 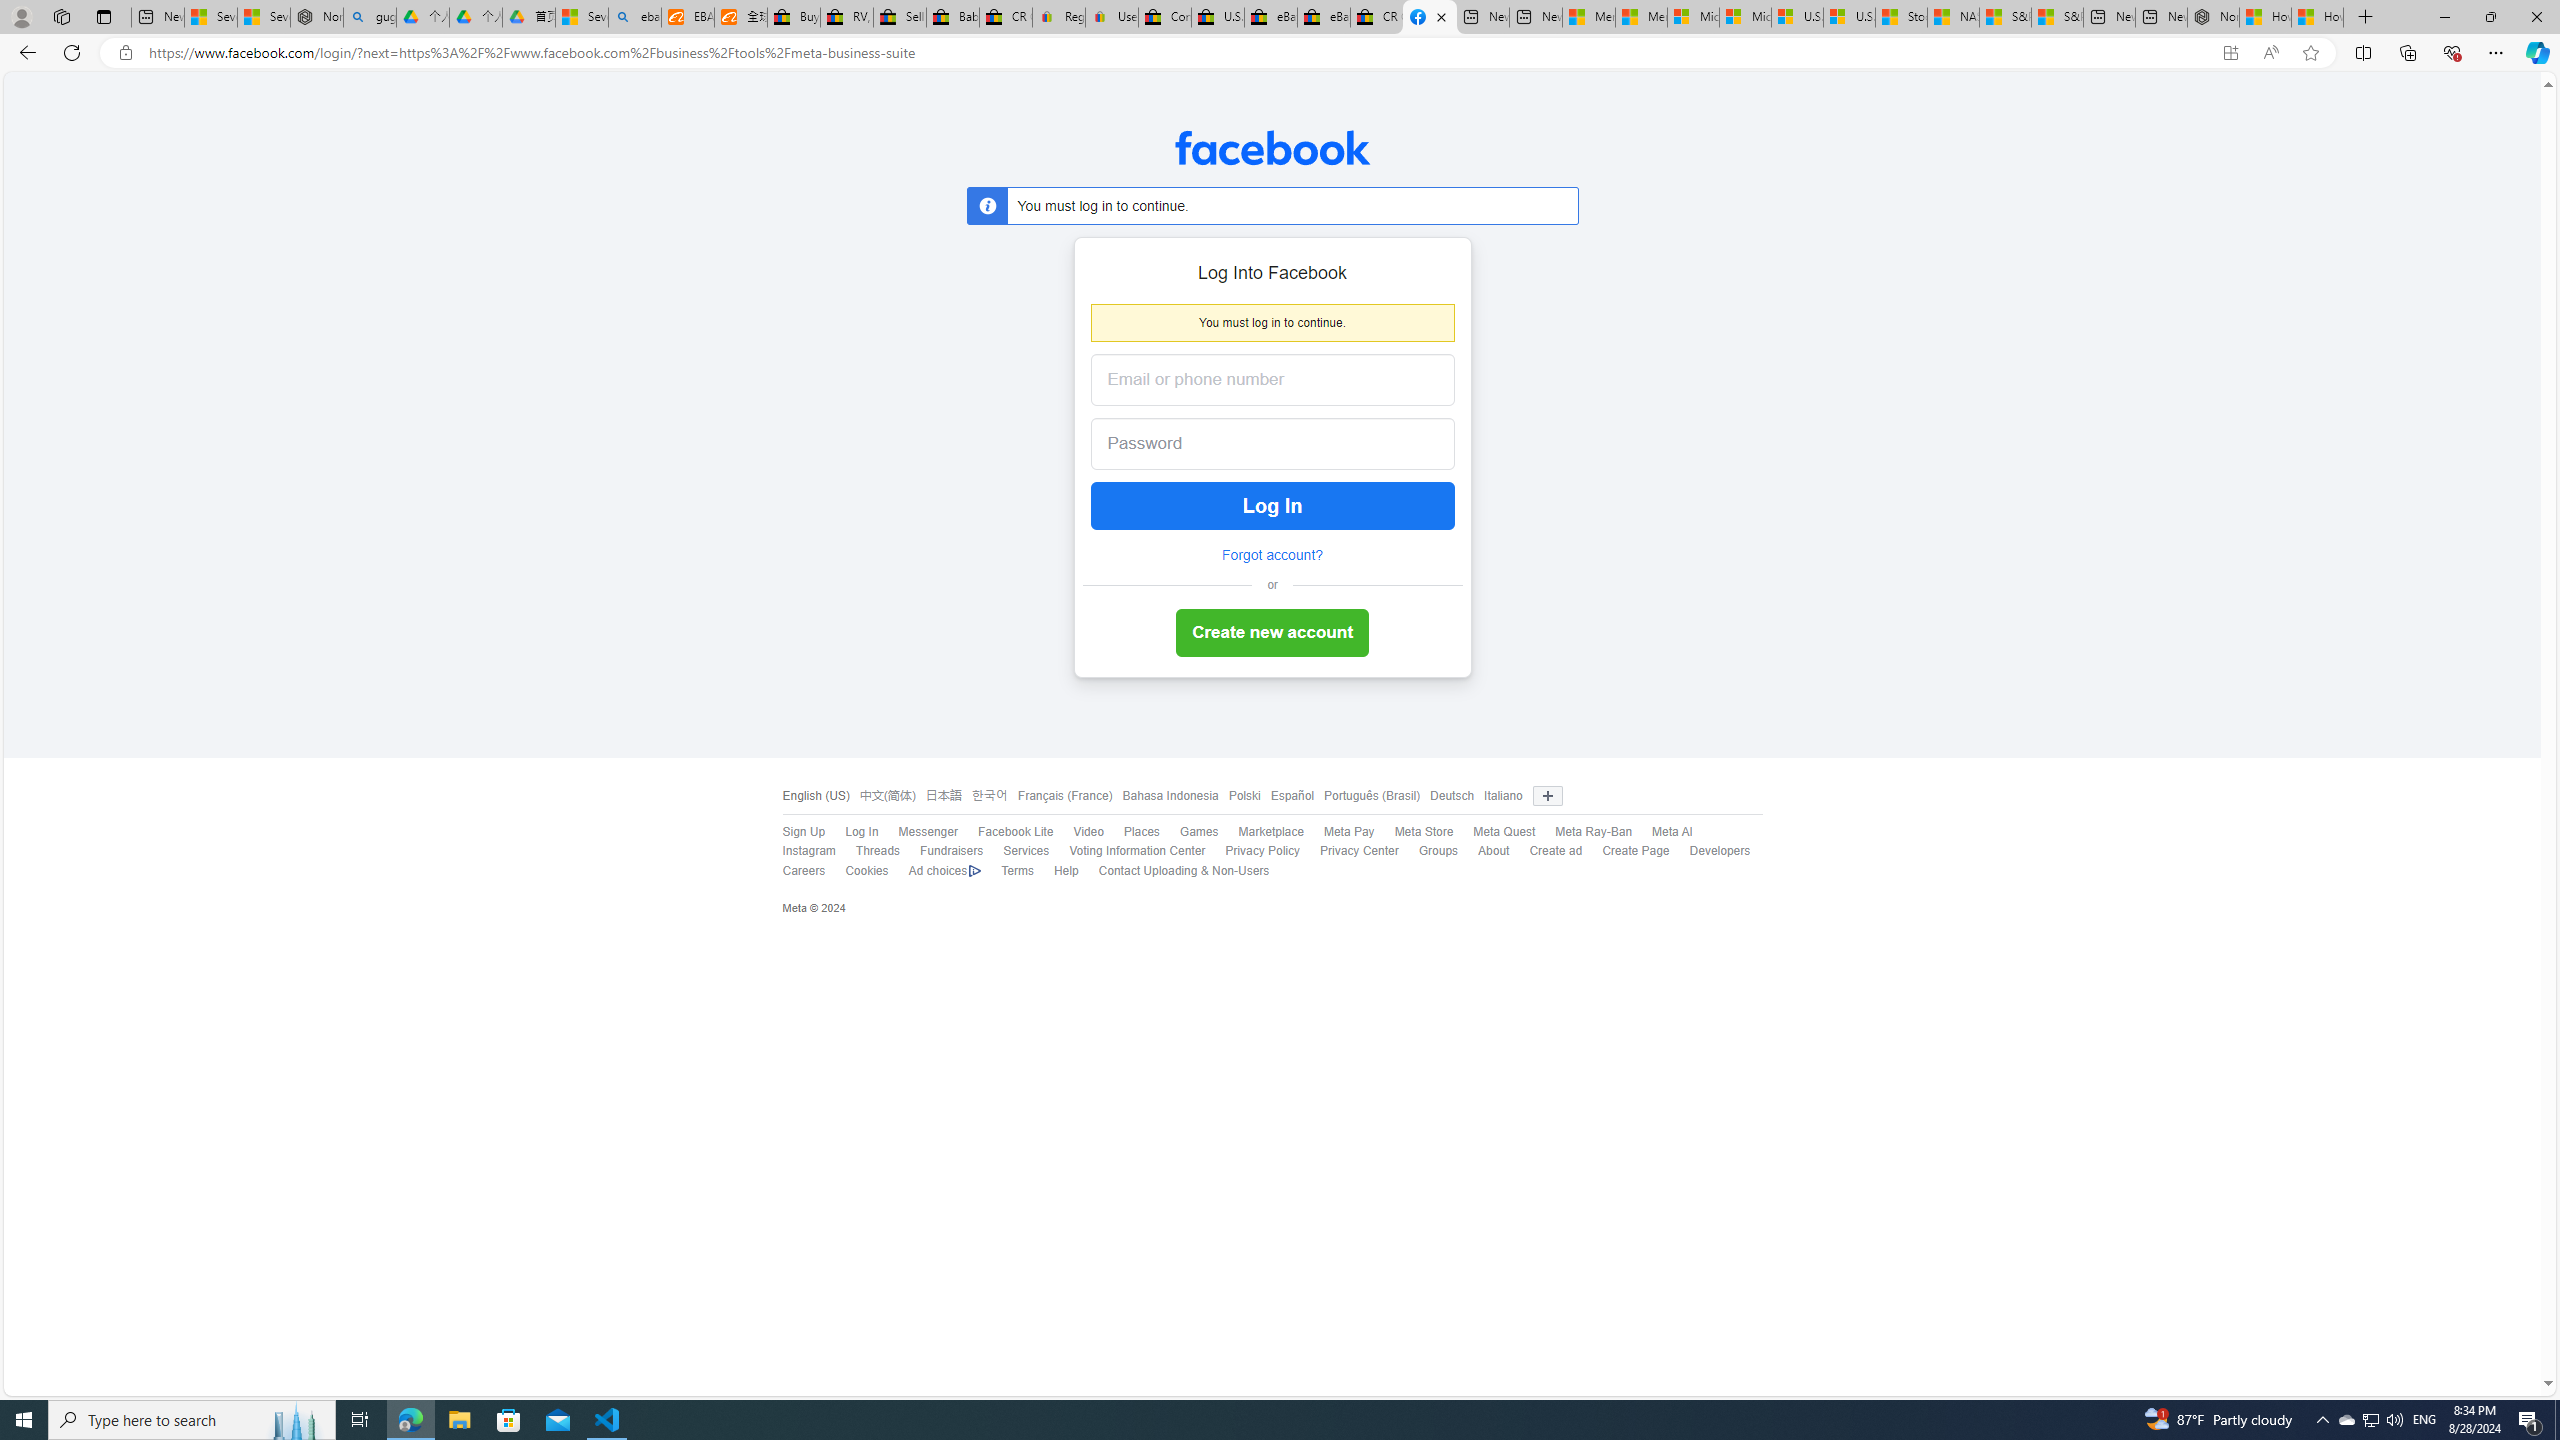 What do you see at coordinates (917, 832) in the screenshot?
I see `'Messenger'` at bounding box center [917, 832].